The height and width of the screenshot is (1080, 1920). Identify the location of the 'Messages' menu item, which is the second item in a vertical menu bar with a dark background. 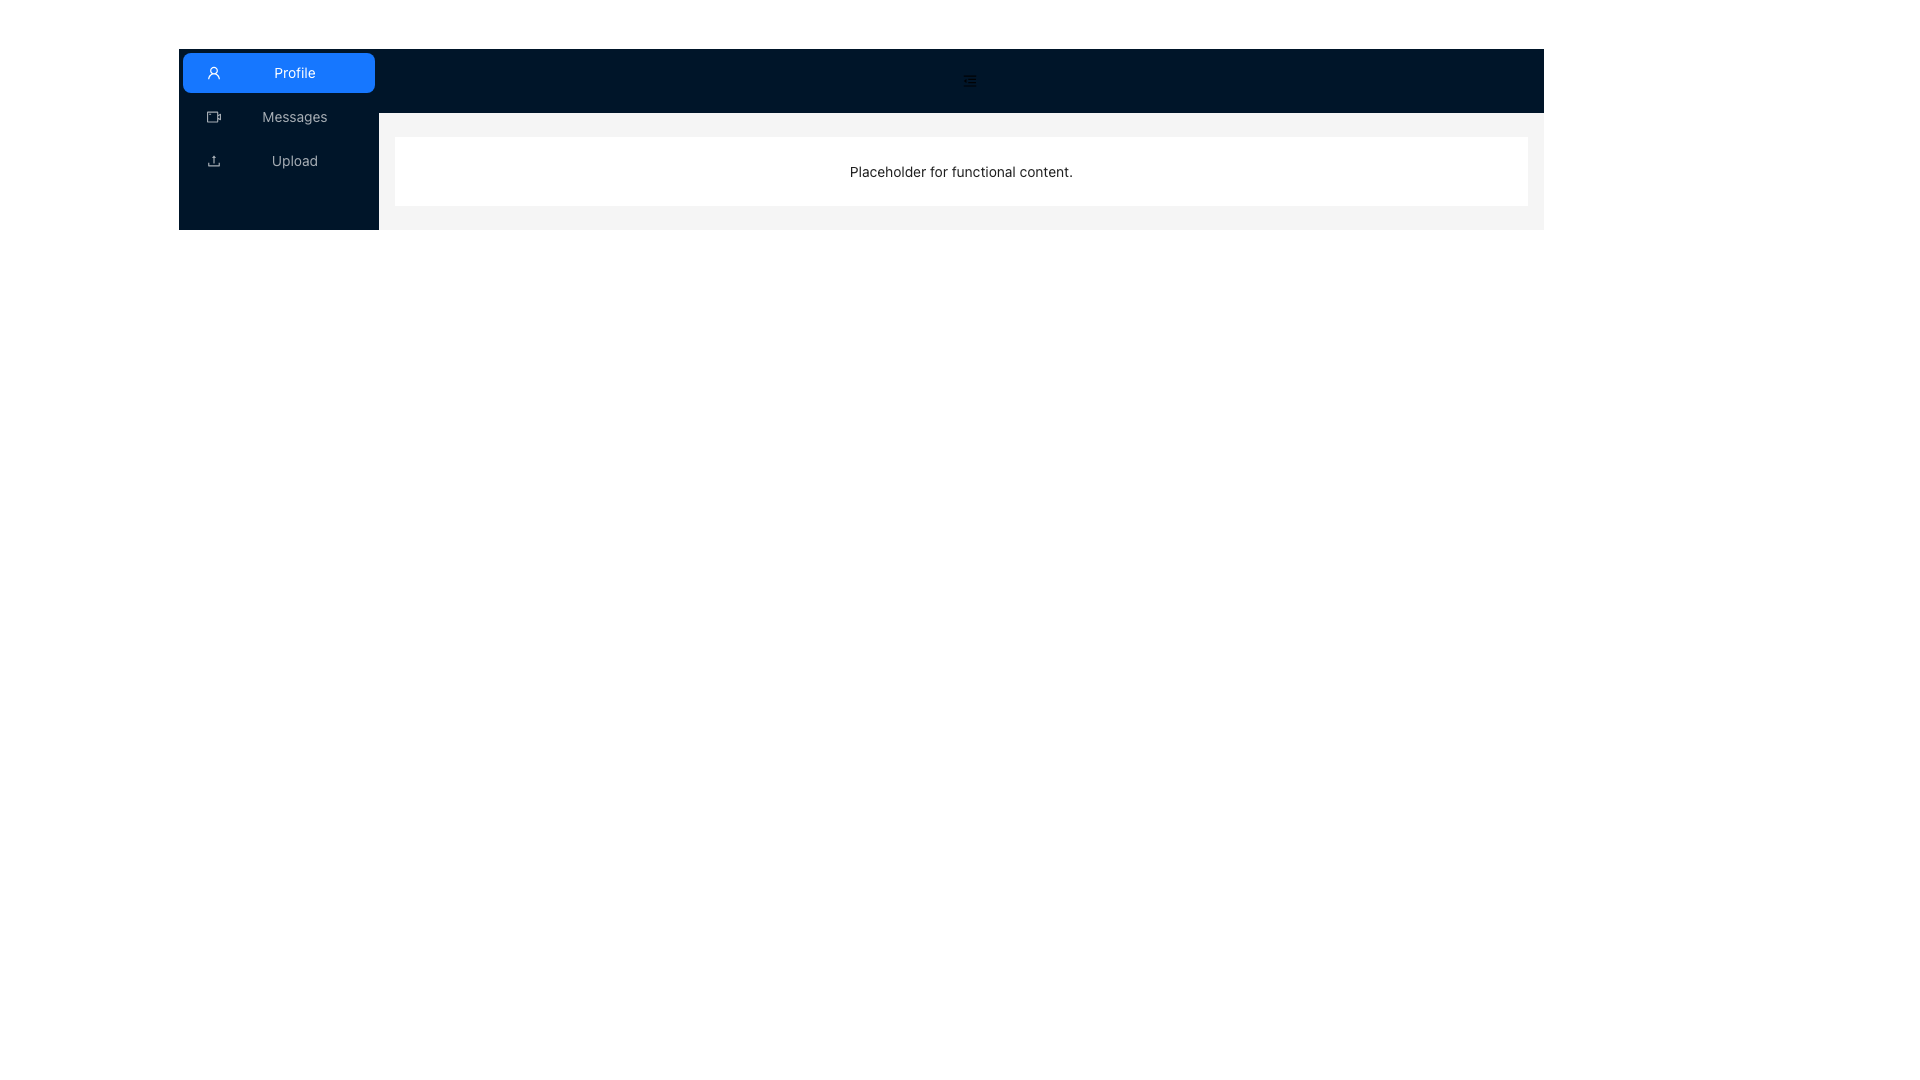
(277, 116).